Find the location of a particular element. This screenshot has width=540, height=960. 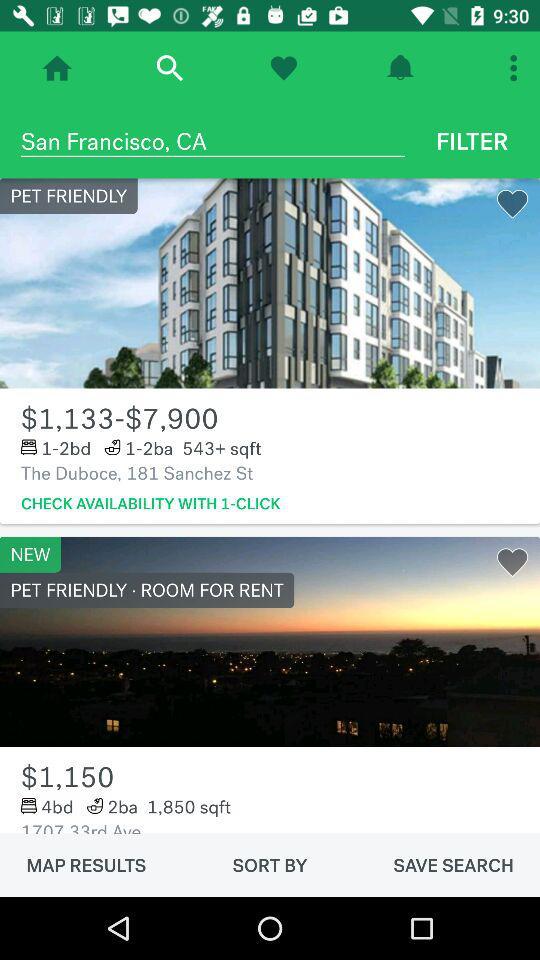

the item to the left of save search item is located at coordinates (270, 864).